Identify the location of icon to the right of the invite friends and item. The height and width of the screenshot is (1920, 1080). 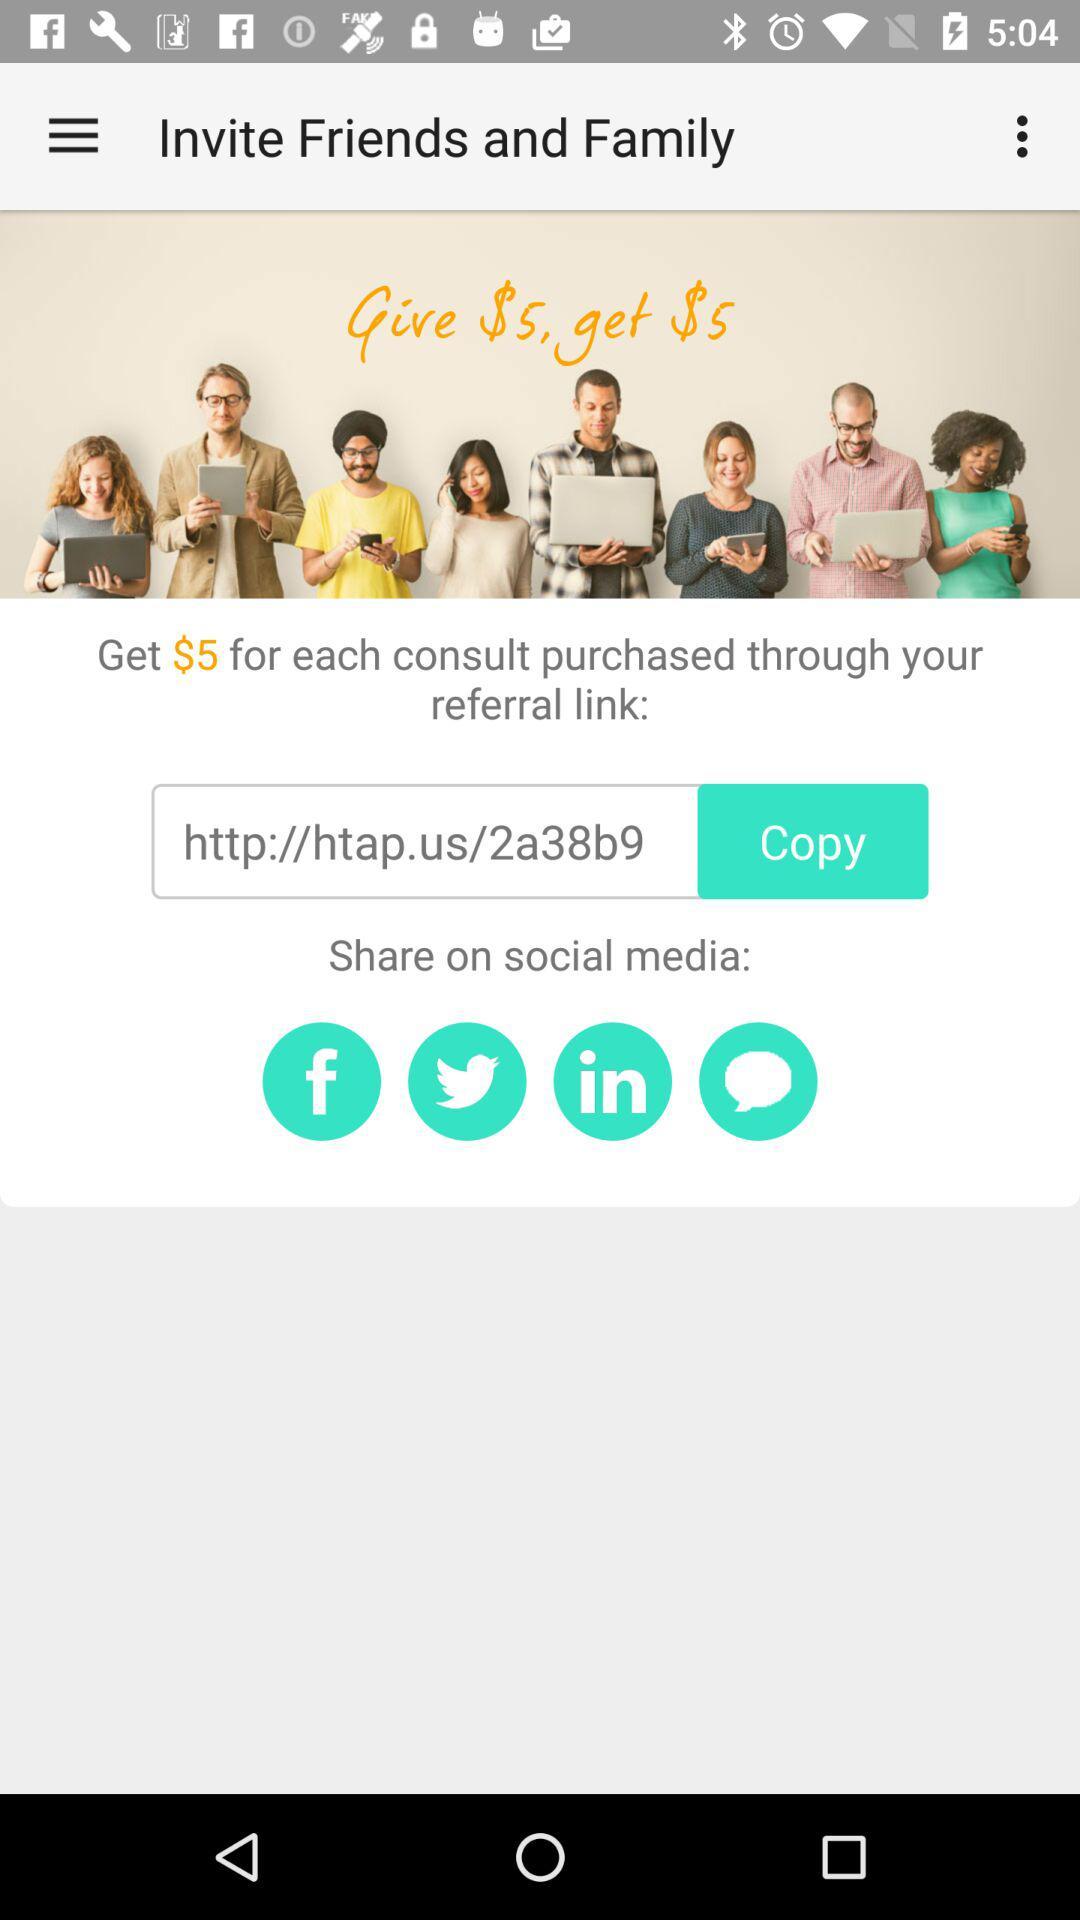
(1027, 135).